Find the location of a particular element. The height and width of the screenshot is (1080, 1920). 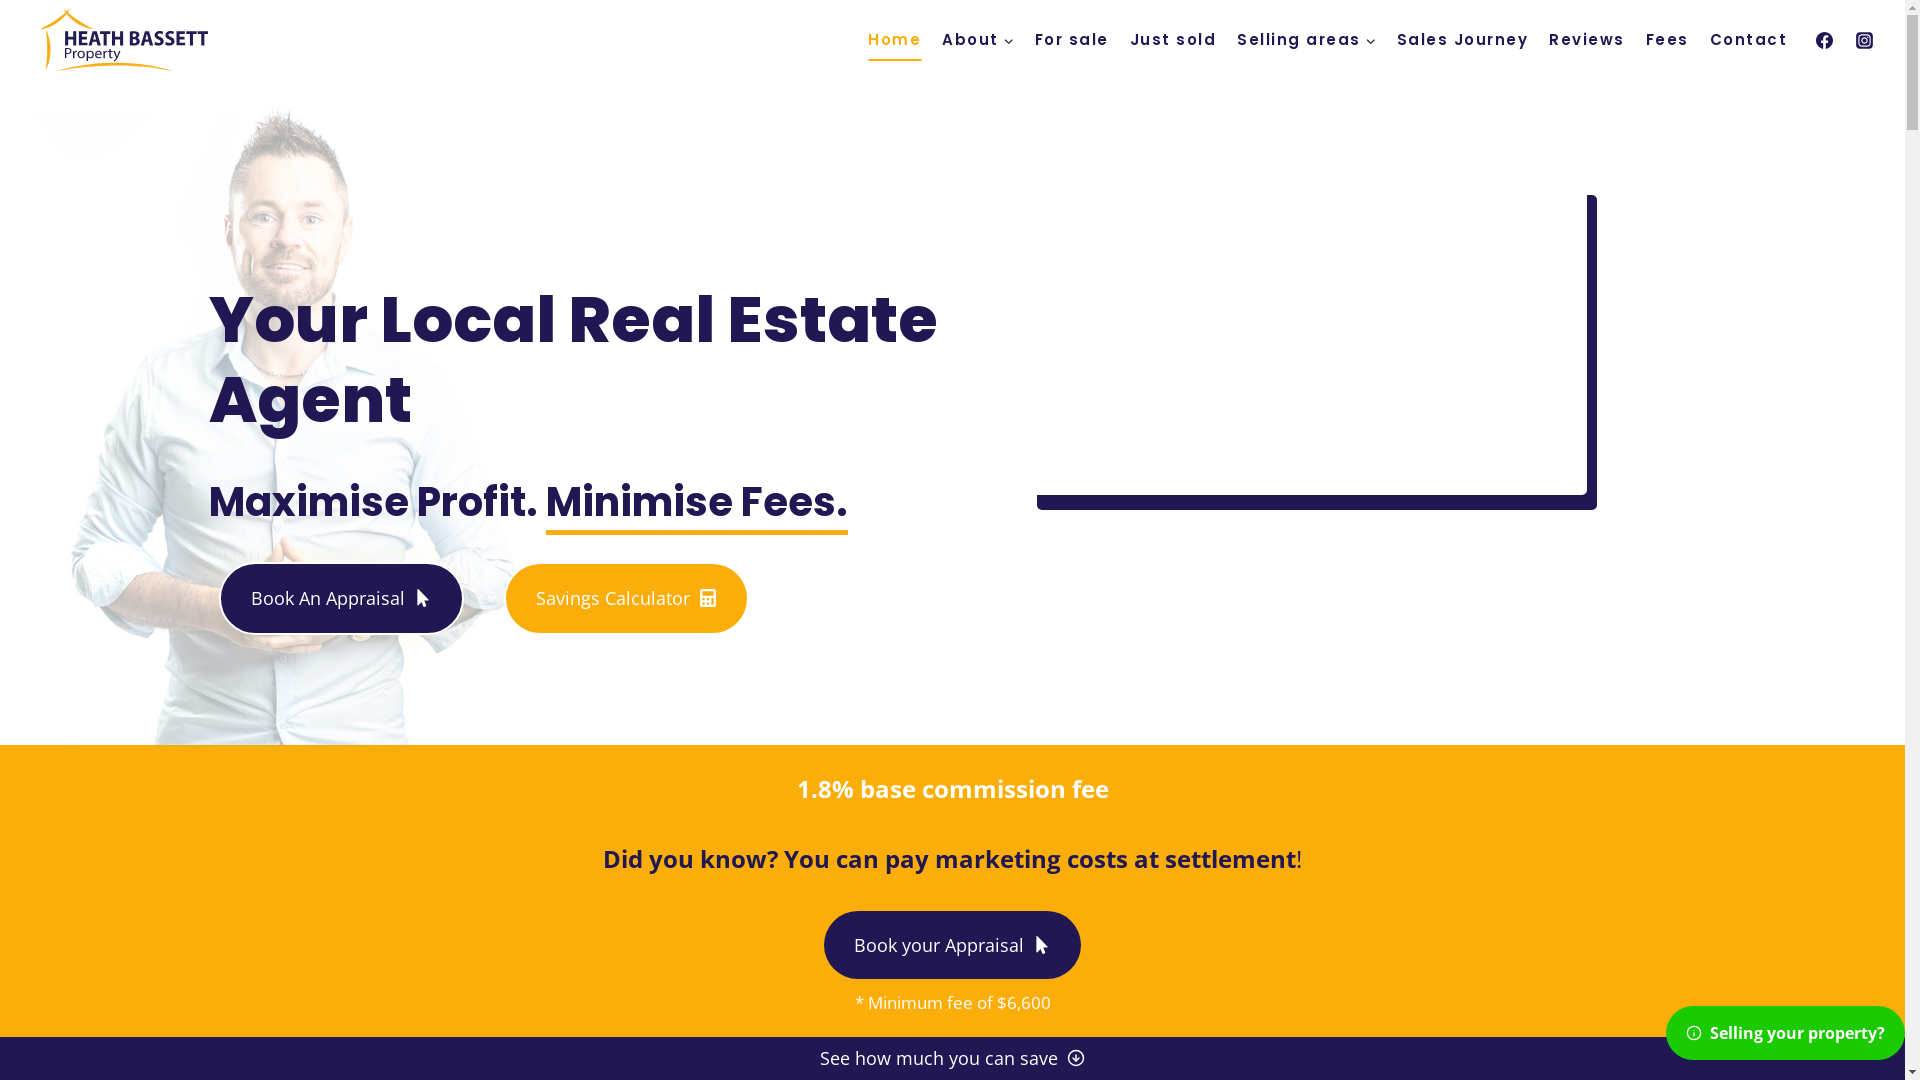

'Fees' is located at coordinates (1666, 39).